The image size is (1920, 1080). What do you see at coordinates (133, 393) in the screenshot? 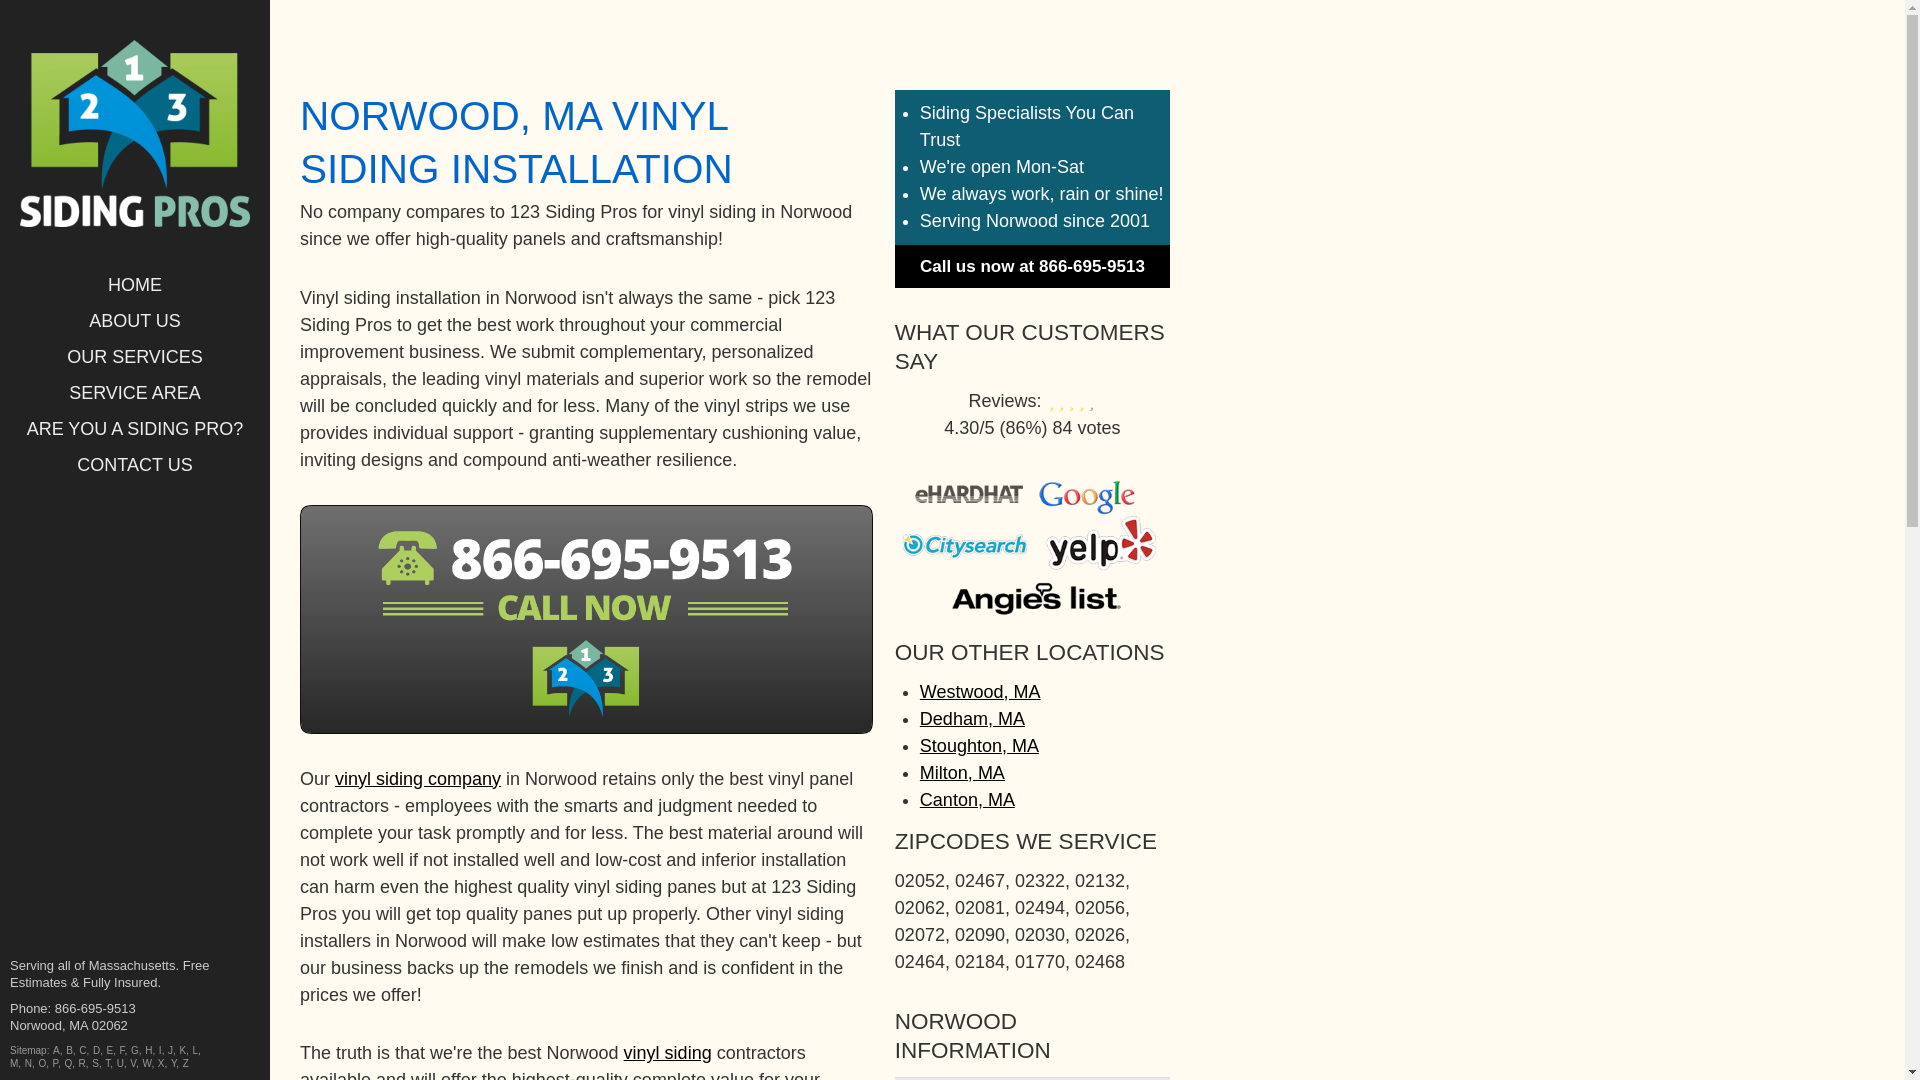
I see `'SERVICE AREA'` at bounding box center [133, 393].